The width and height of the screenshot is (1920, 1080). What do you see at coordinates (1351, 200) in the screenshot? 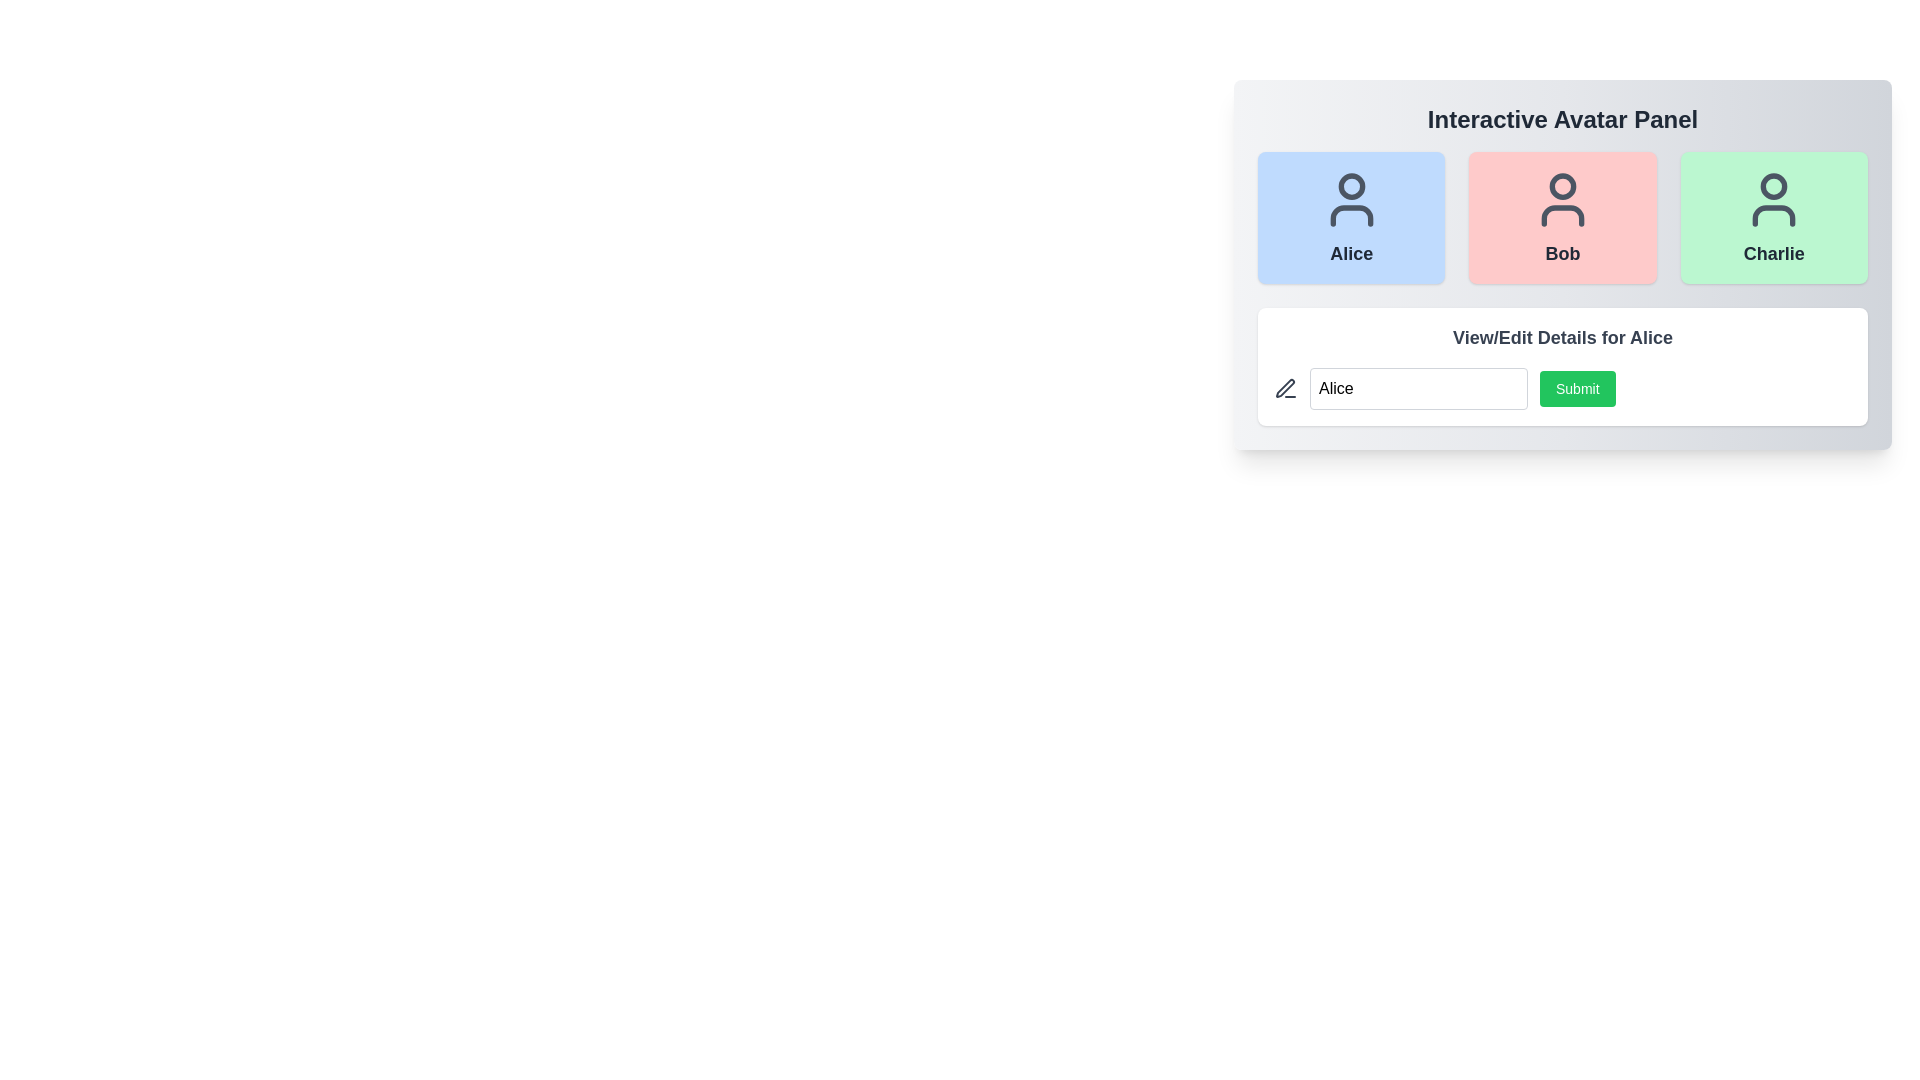
I see `the user profile icon representing 'Alice' which is a gray outline of a human figure located centrally in the user card` at bounding box center [1351, 200].